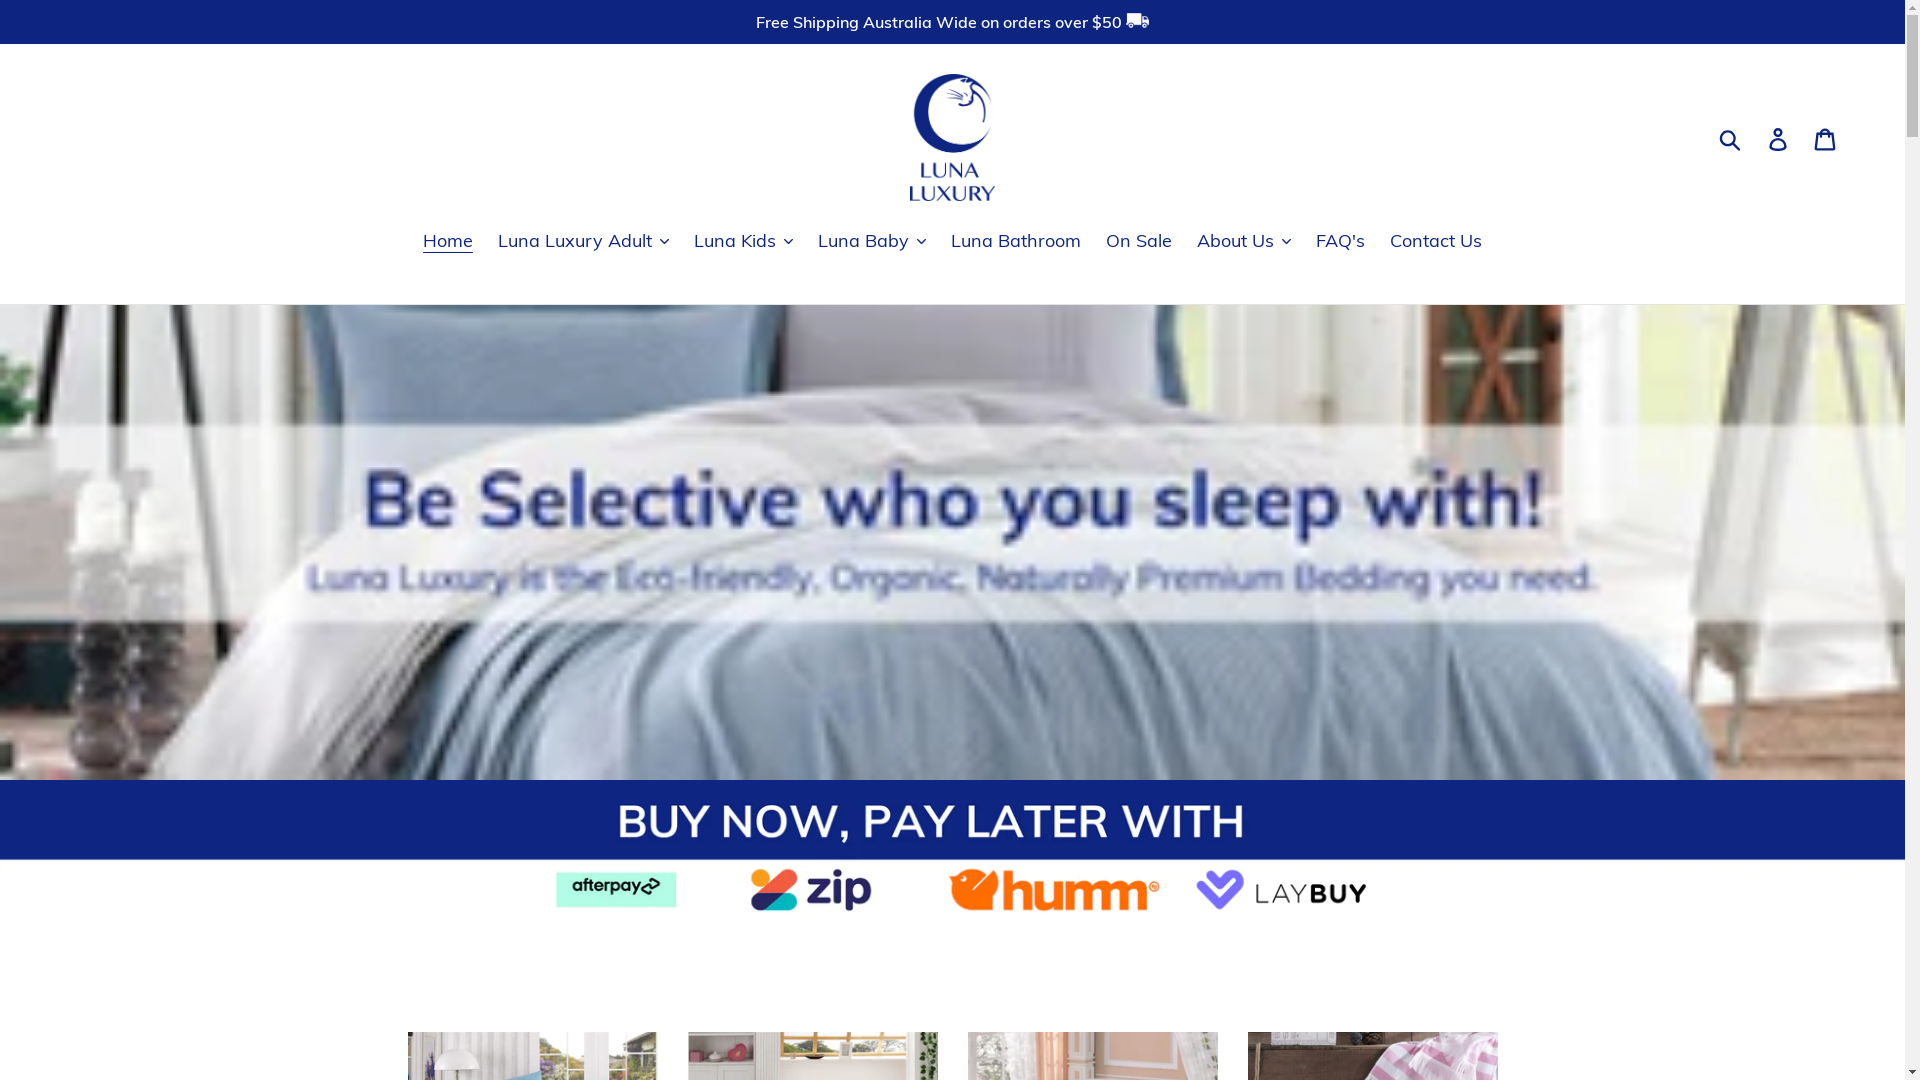 The height and width of the screenshot is (1080, 1920). What do you see at coordinates (446, 239) in the screenshot?
I see `'Home'` at bounding box center [446, 239].